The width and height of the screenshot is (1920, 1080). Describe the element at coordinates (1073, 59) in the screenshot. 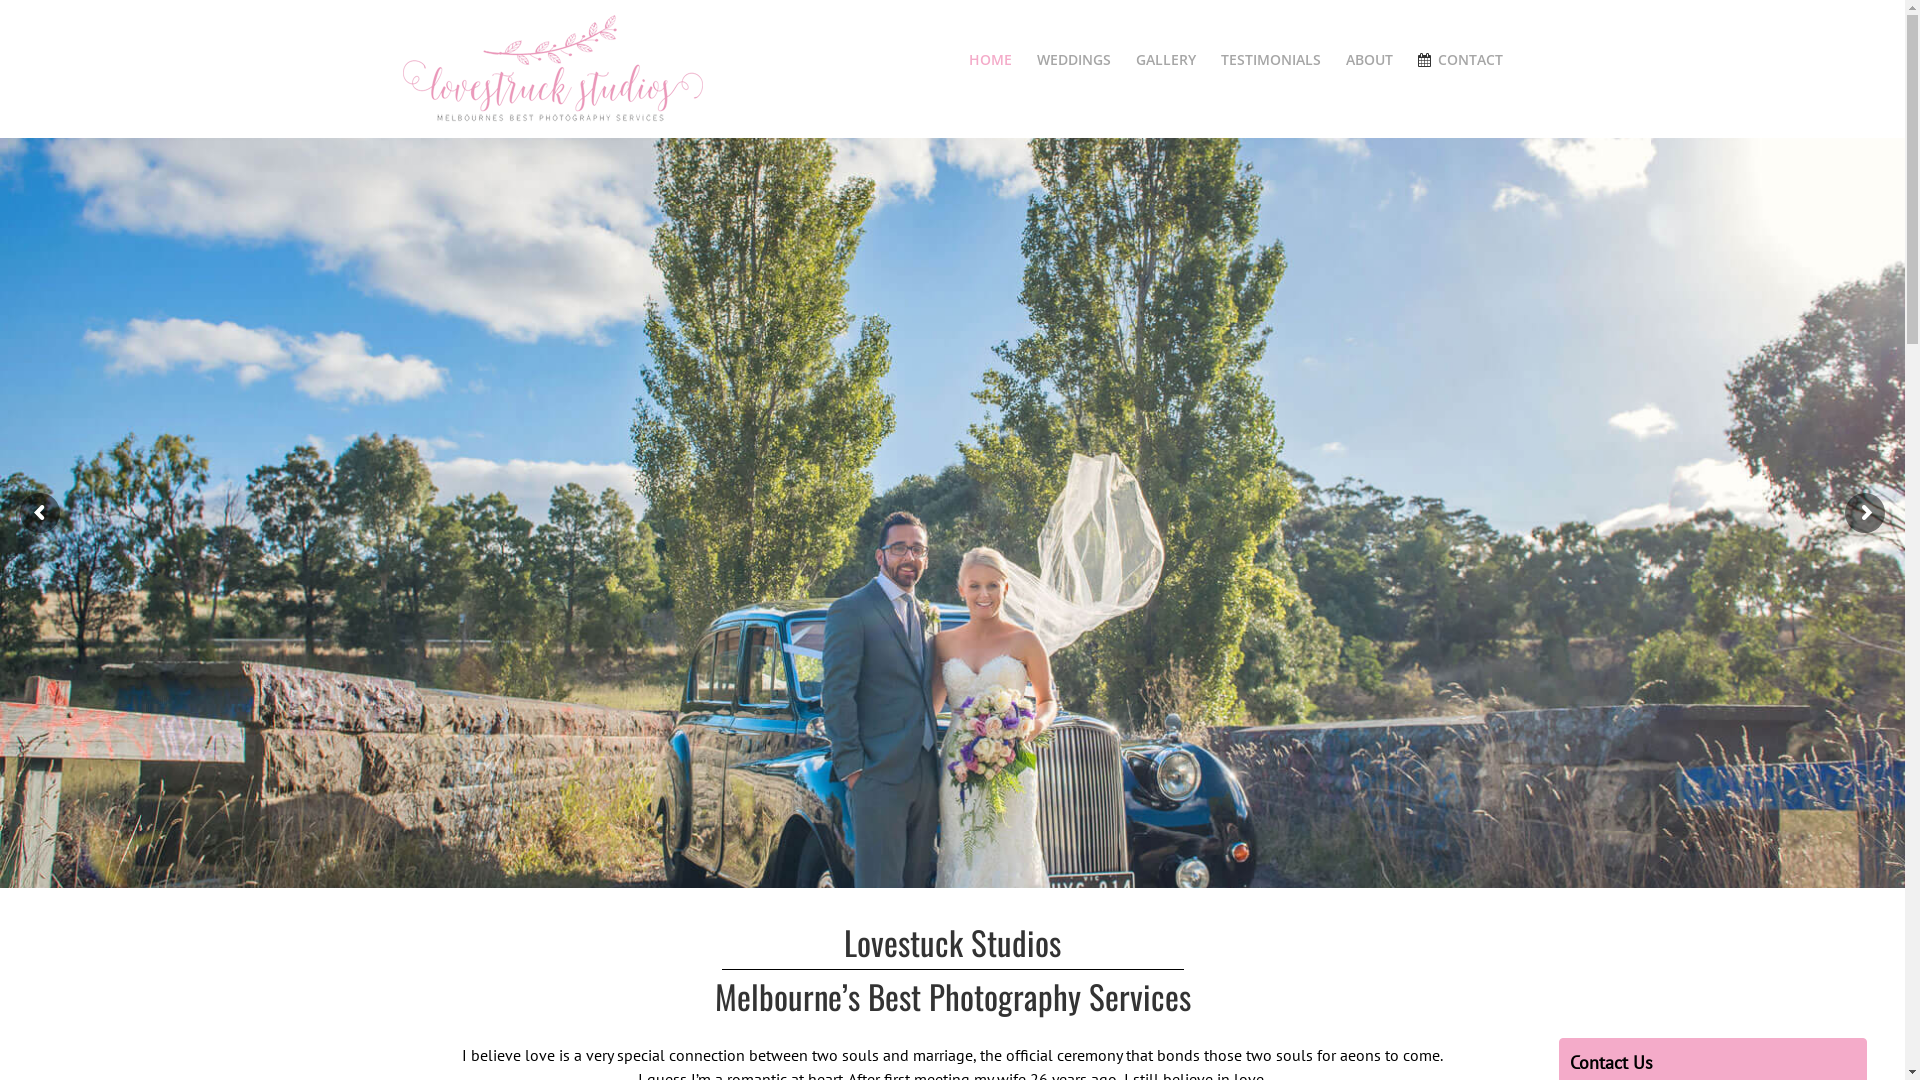

I see `'WEDDINGS'` at that location.